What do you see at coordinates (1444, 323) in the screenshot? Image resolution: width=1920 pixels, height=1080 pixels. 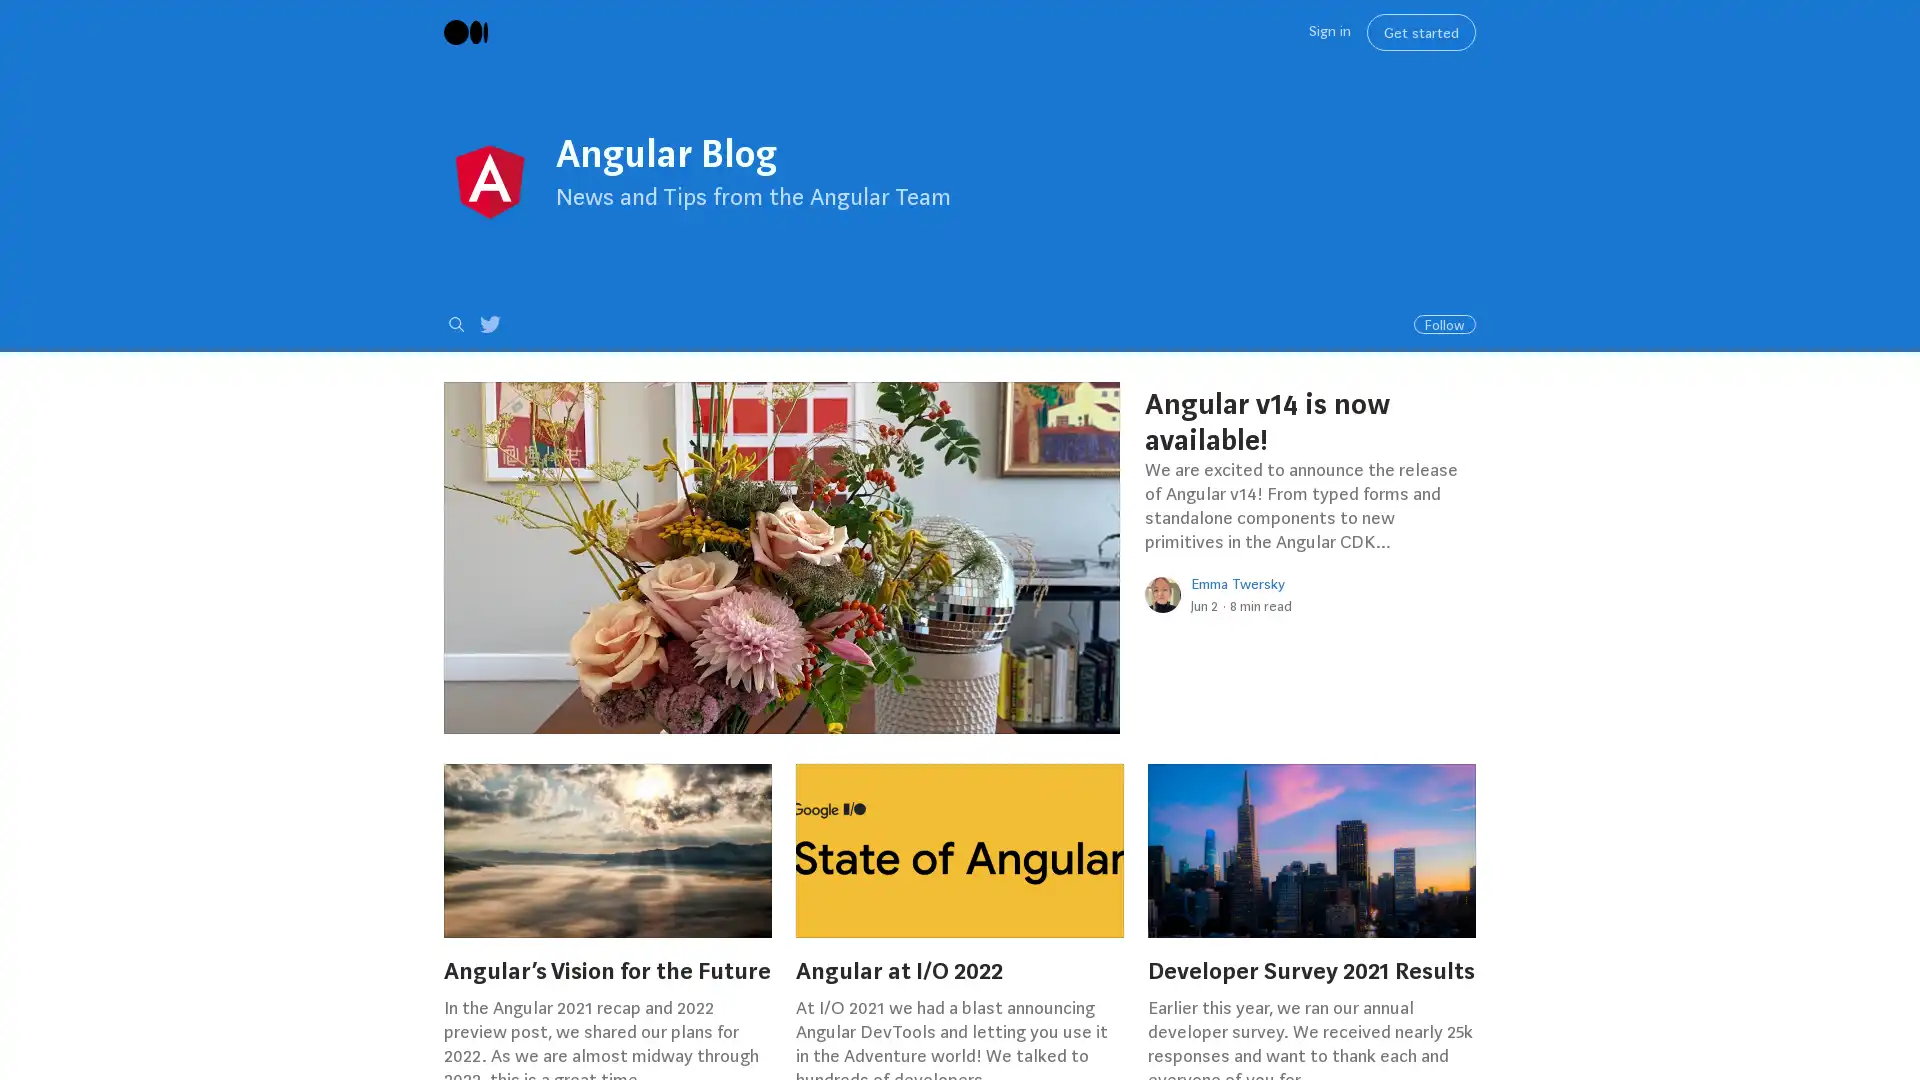 I see `Follow` at bounding box center [1444, 323].